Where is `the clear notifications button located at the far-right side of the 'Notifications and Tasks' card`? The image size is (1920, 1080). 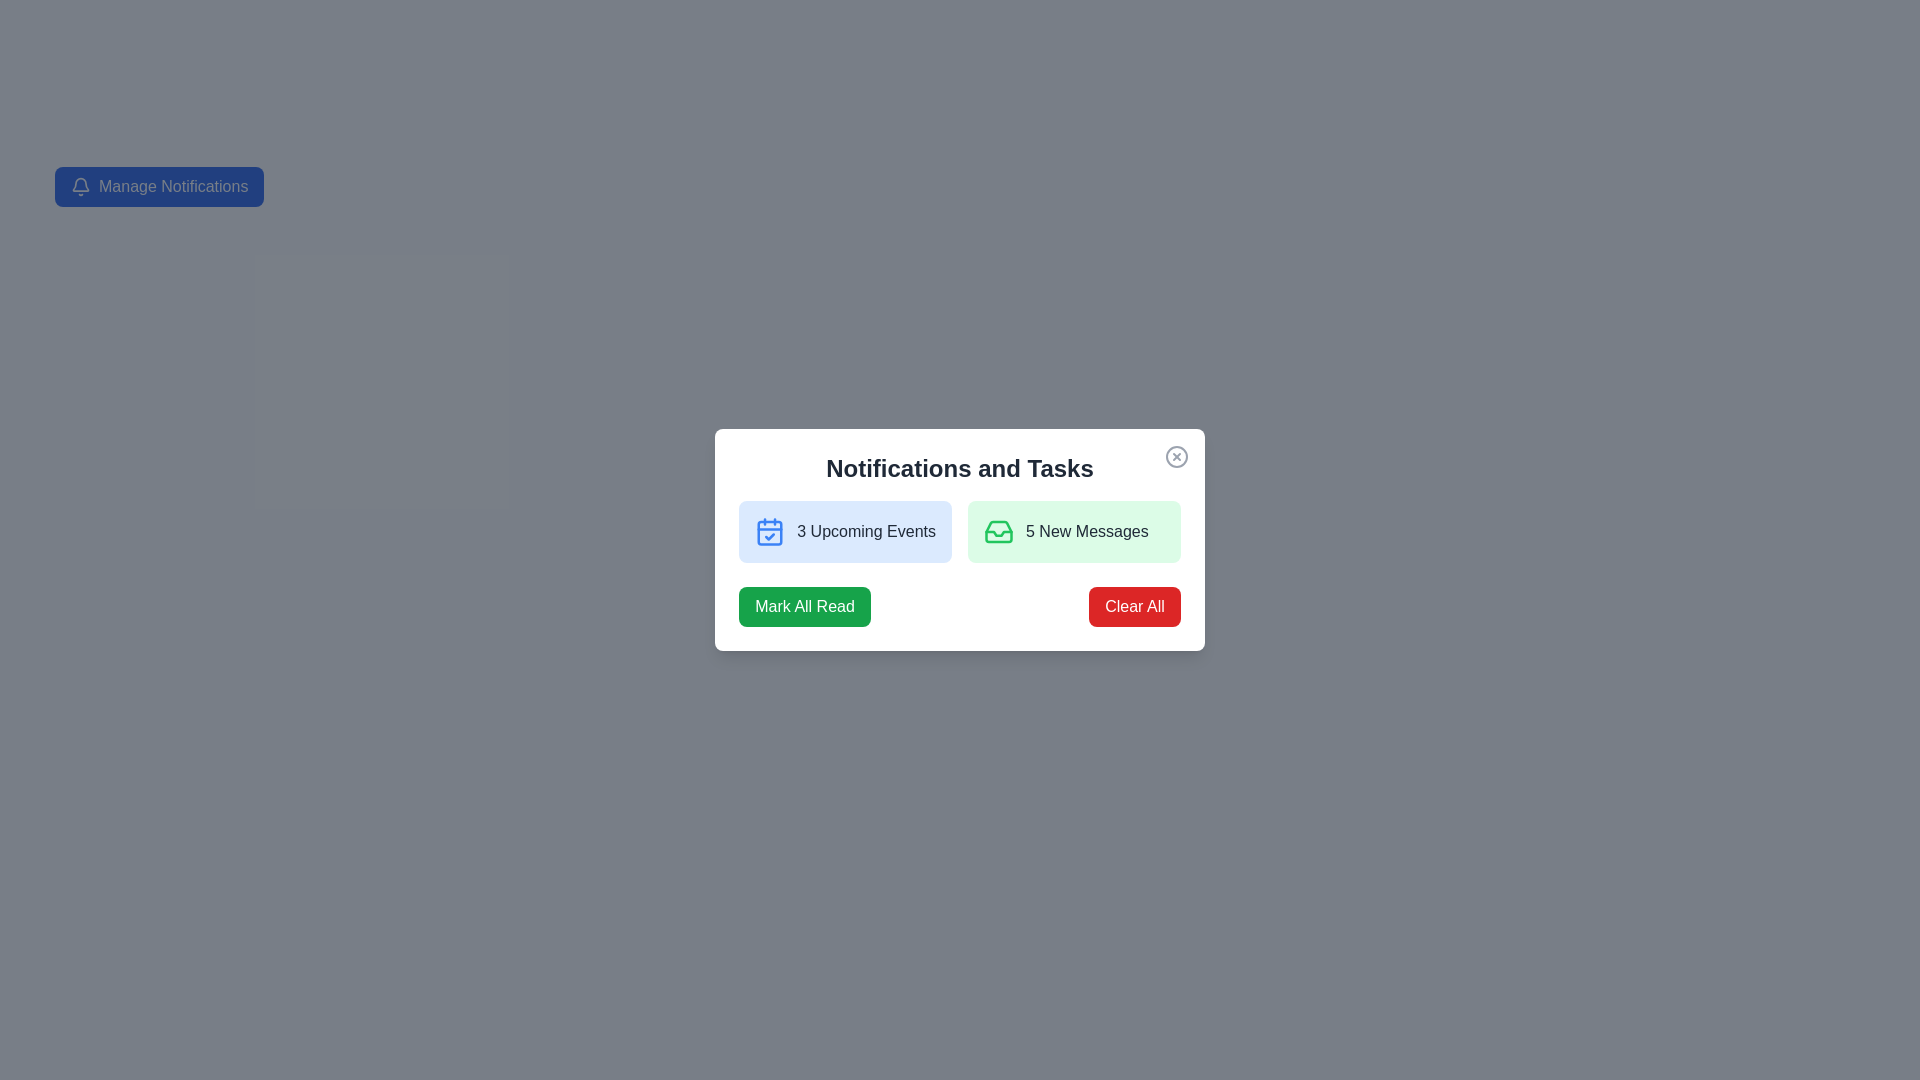 the clear notifications button located at the far-right side of the 'Notifications and Tasks' card is located at coordinates (1134, 605).